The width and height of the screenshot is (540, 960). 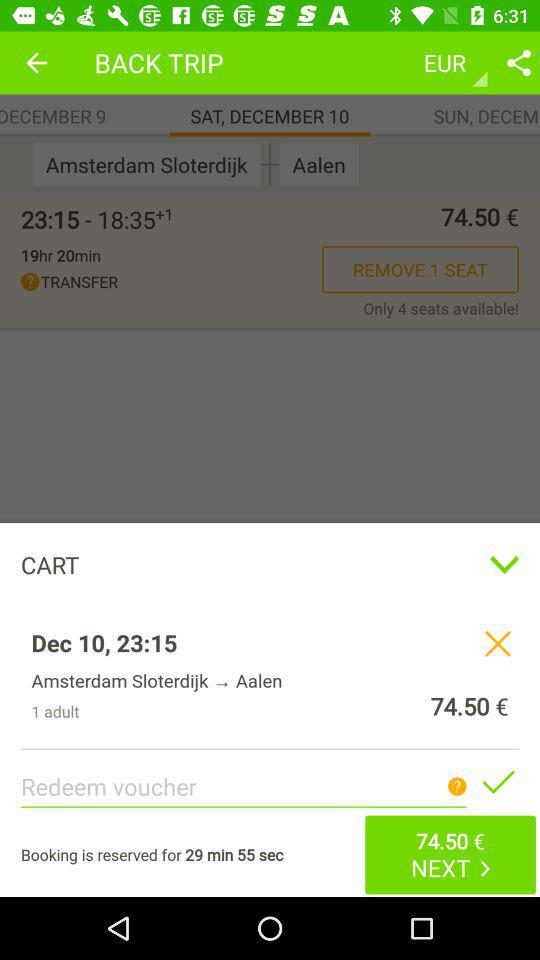 What do you see at coordinates (518, 62) in the screenshot?
I see `share` at bounding box center [518, 62].